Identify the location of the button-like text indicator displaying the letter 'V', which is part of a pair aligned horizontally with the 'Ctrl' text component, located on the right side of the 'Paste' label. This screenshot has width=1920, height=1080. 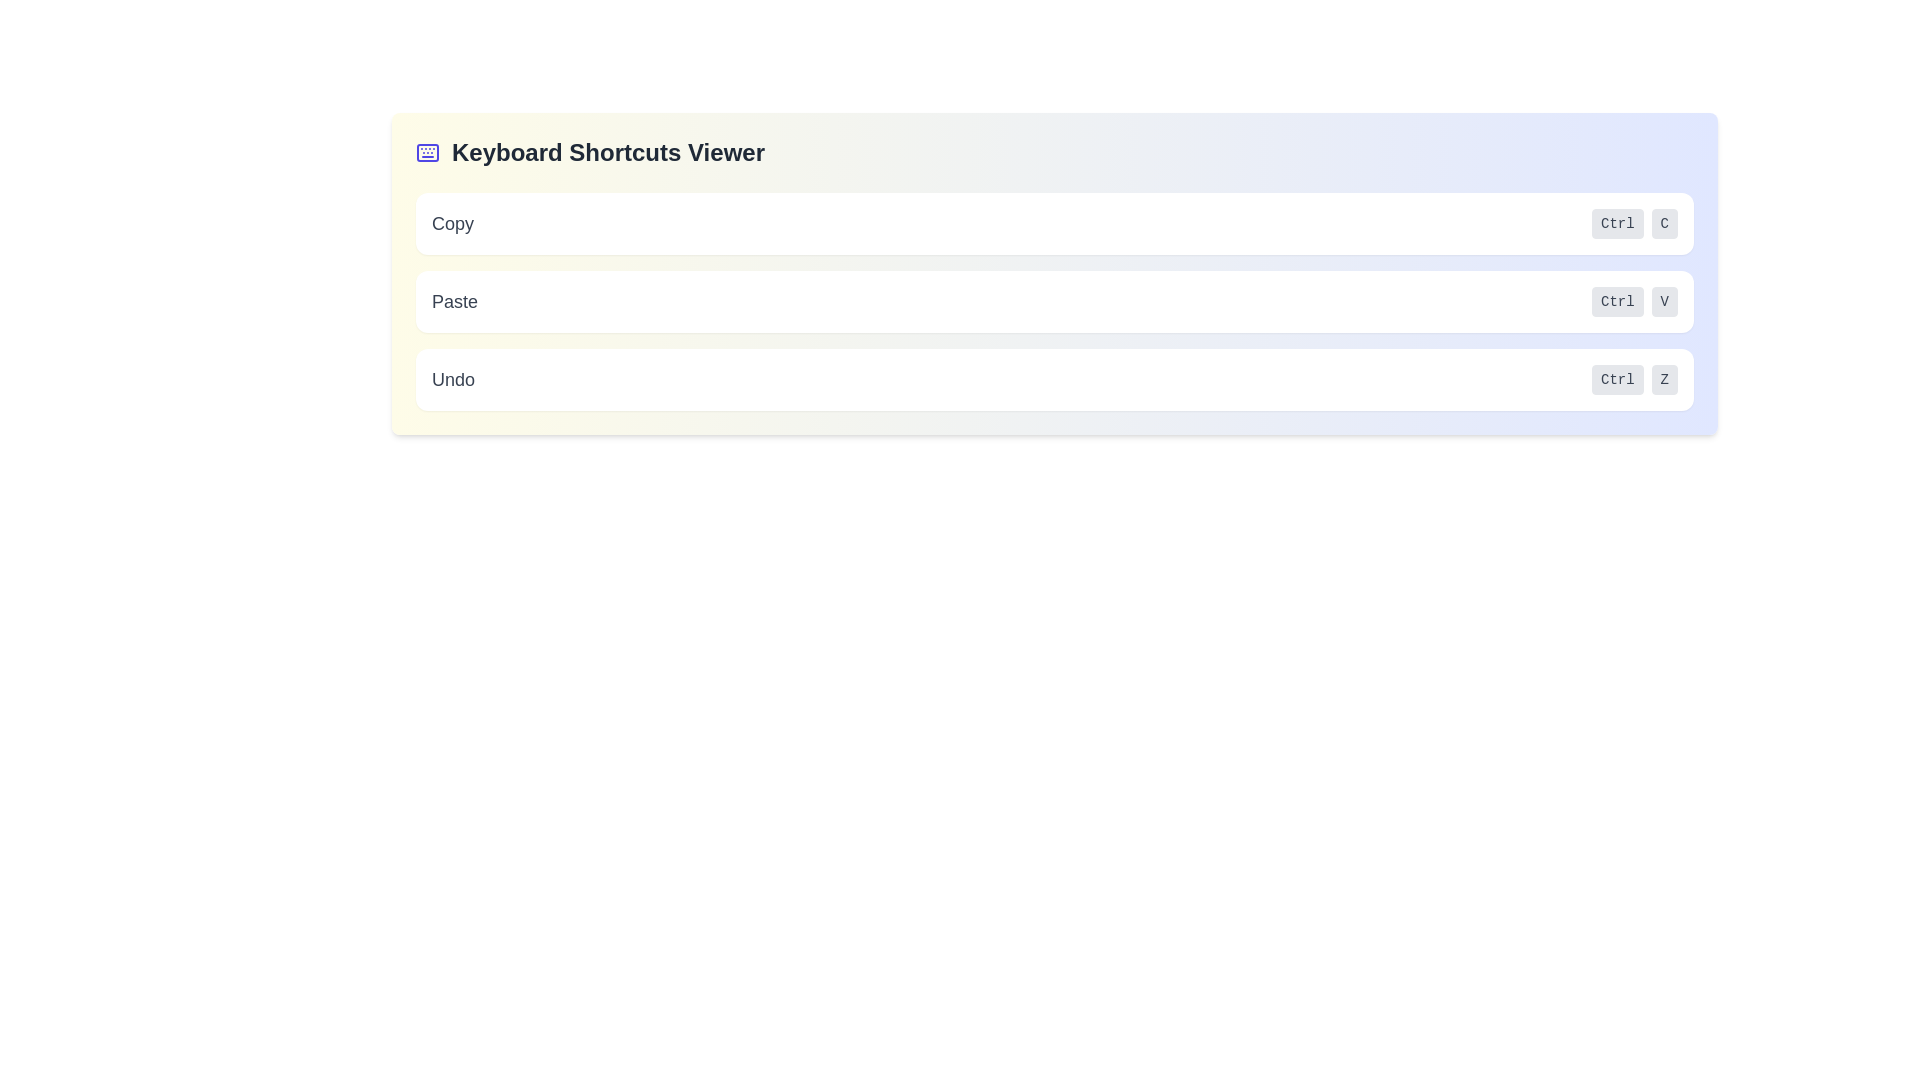
(1664, 301).